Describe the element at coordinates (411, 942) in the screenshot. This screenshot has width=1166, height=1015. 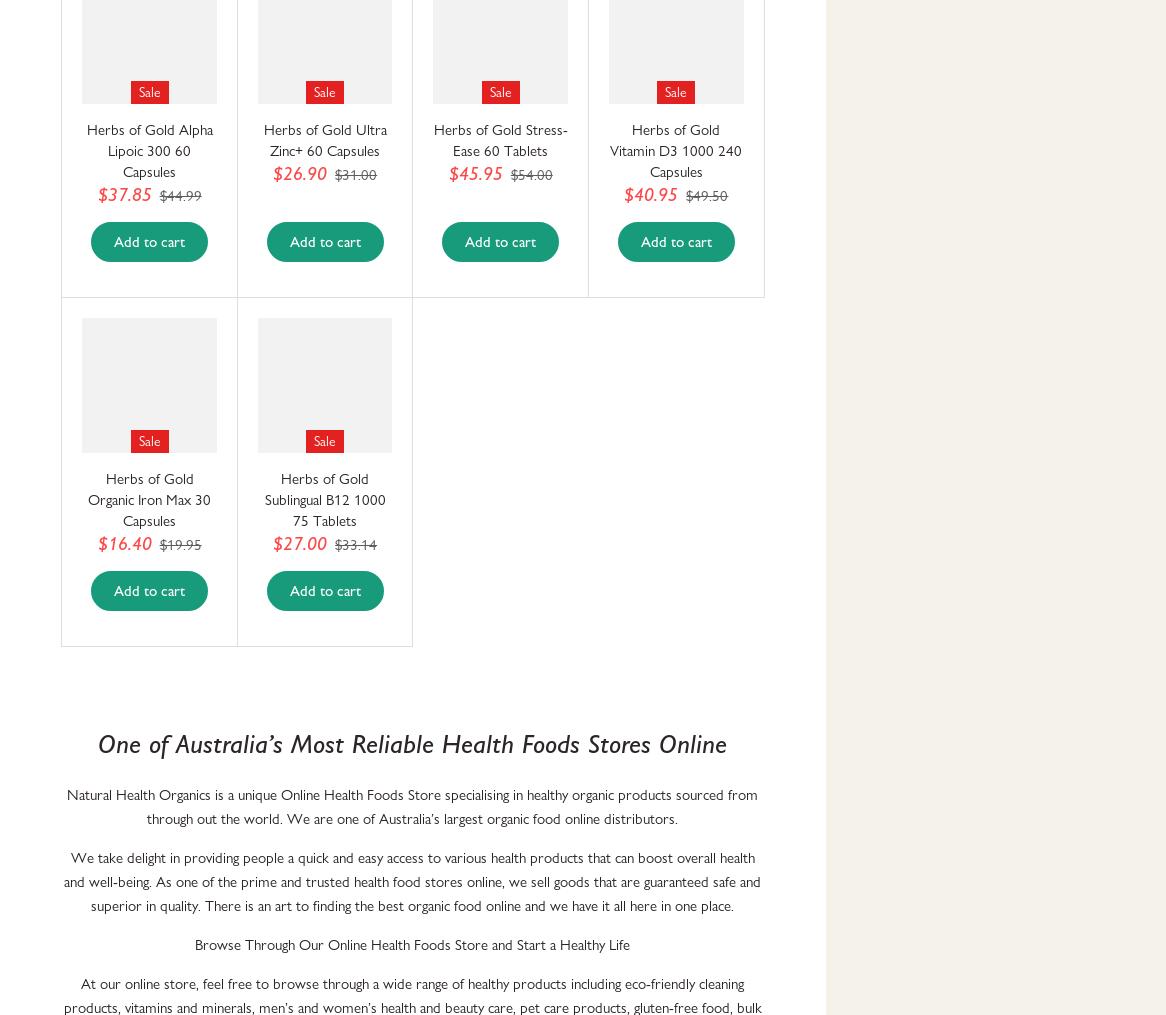
I see `'Browse Through Our Online Health Foods Store and Start a Healthy Life'` at that location.